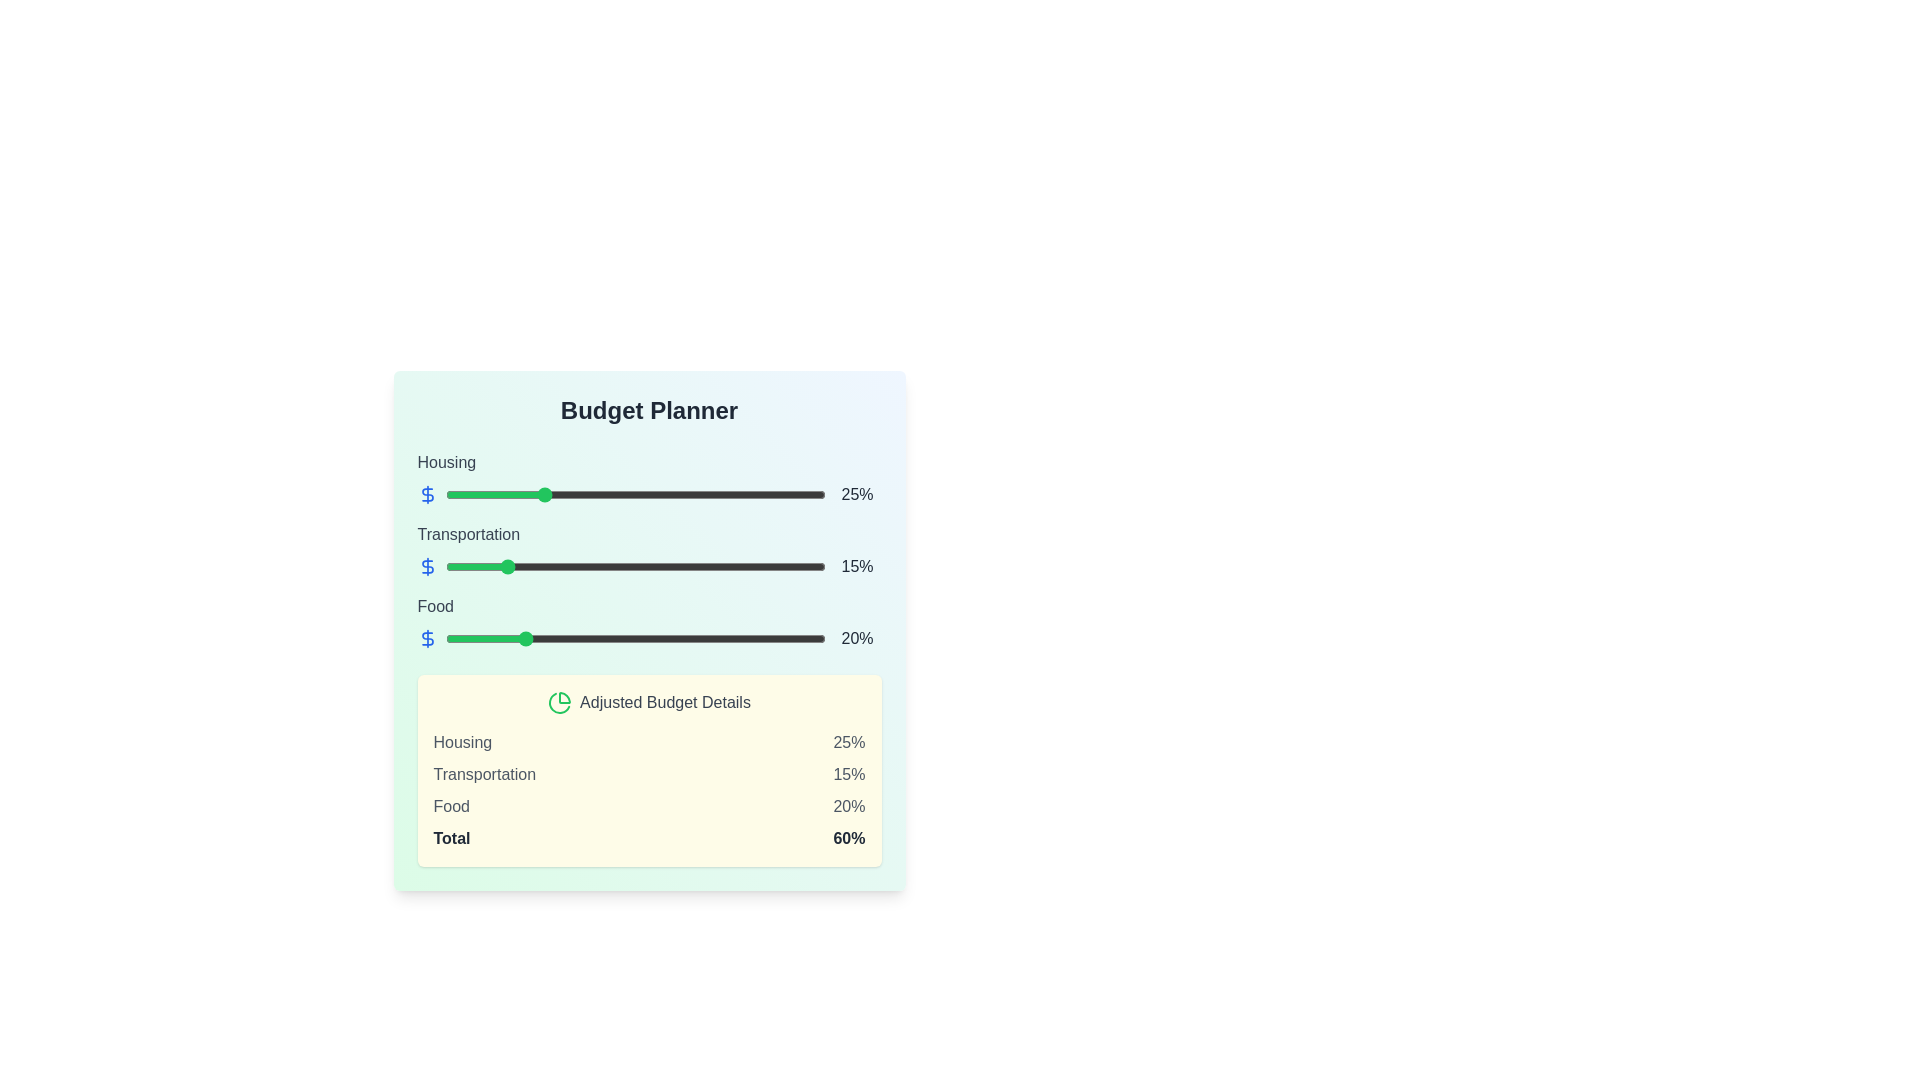  Describe the element at coordinates (857, 494) in the screenshot. I see `displayed percentage value '25%' from the text label, which is centrally aligned and part of the budget adjustment interface, located at the right end of the slider bar` at that location.